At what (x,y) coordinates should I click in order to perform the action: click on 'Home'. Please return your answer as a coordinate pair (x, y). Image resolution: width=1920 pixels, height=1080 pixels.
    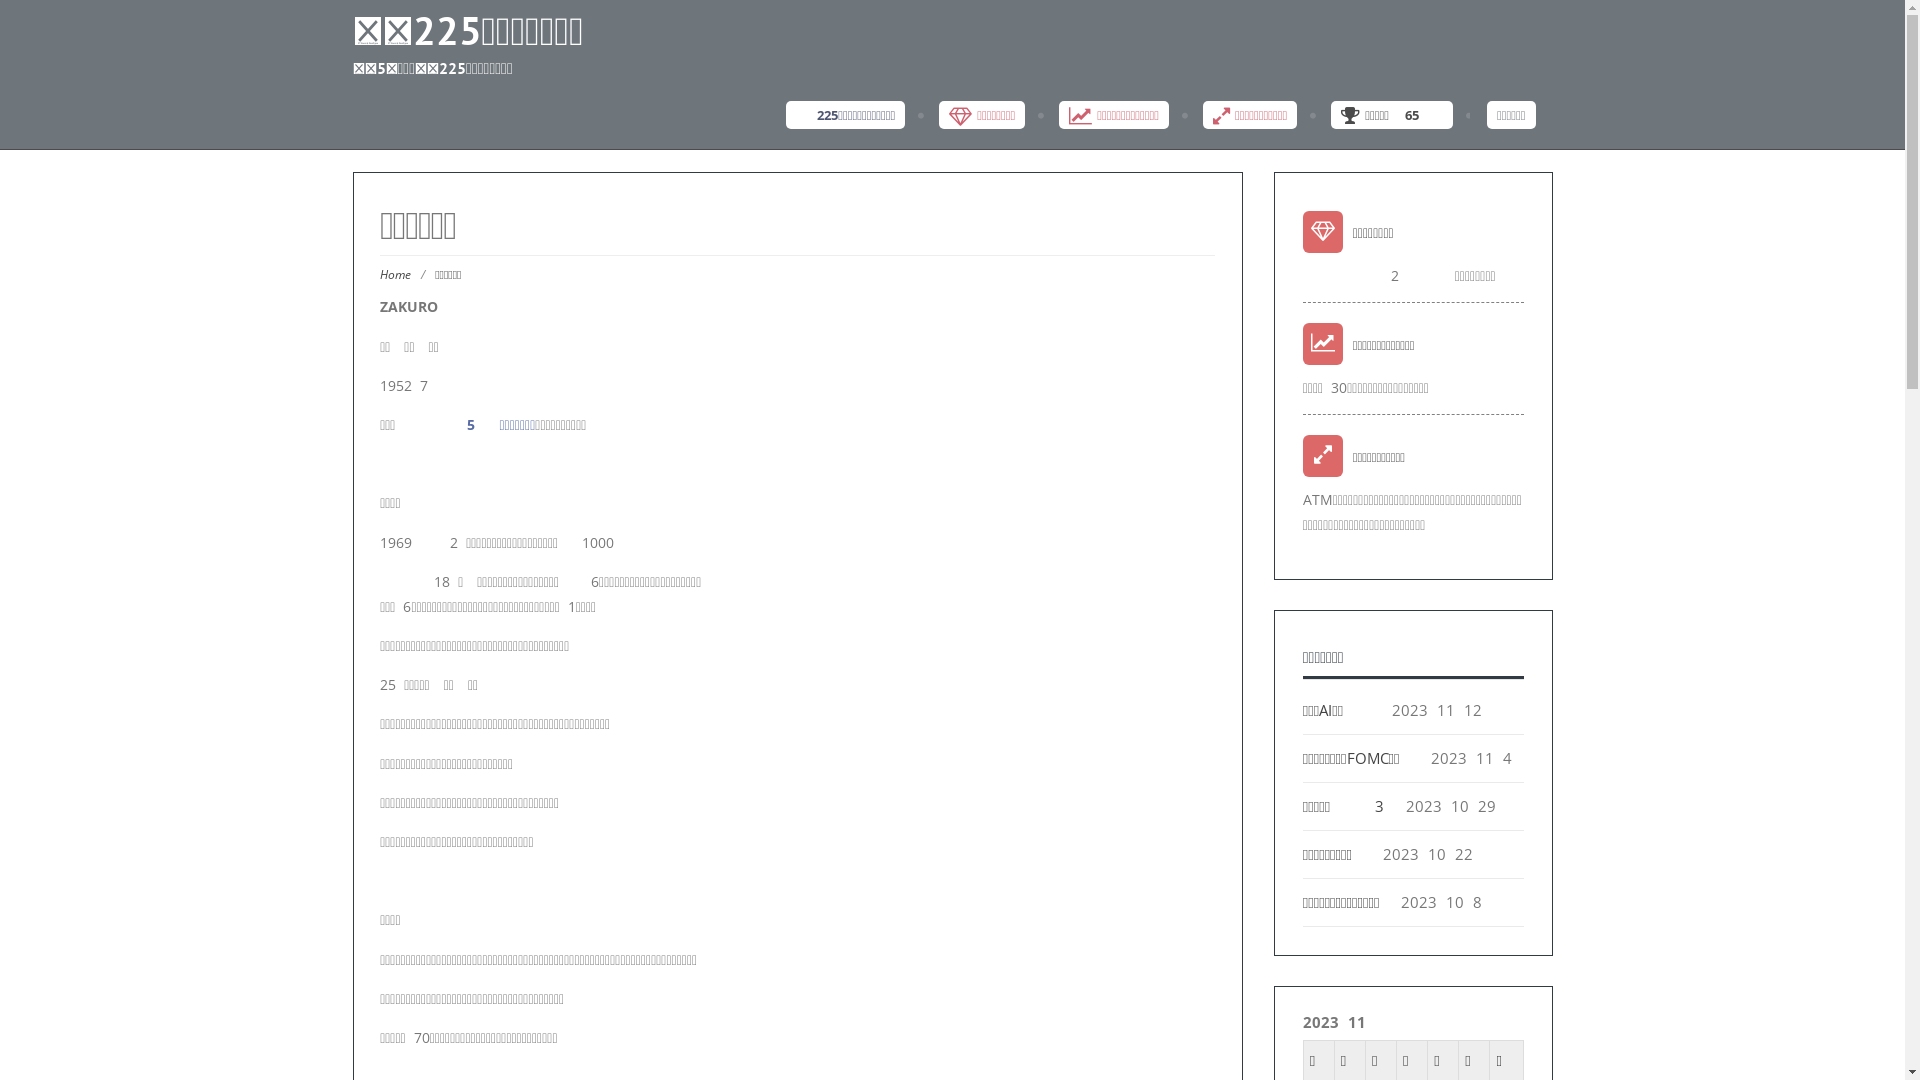
    Looking at the image, I should click on (395, 274).